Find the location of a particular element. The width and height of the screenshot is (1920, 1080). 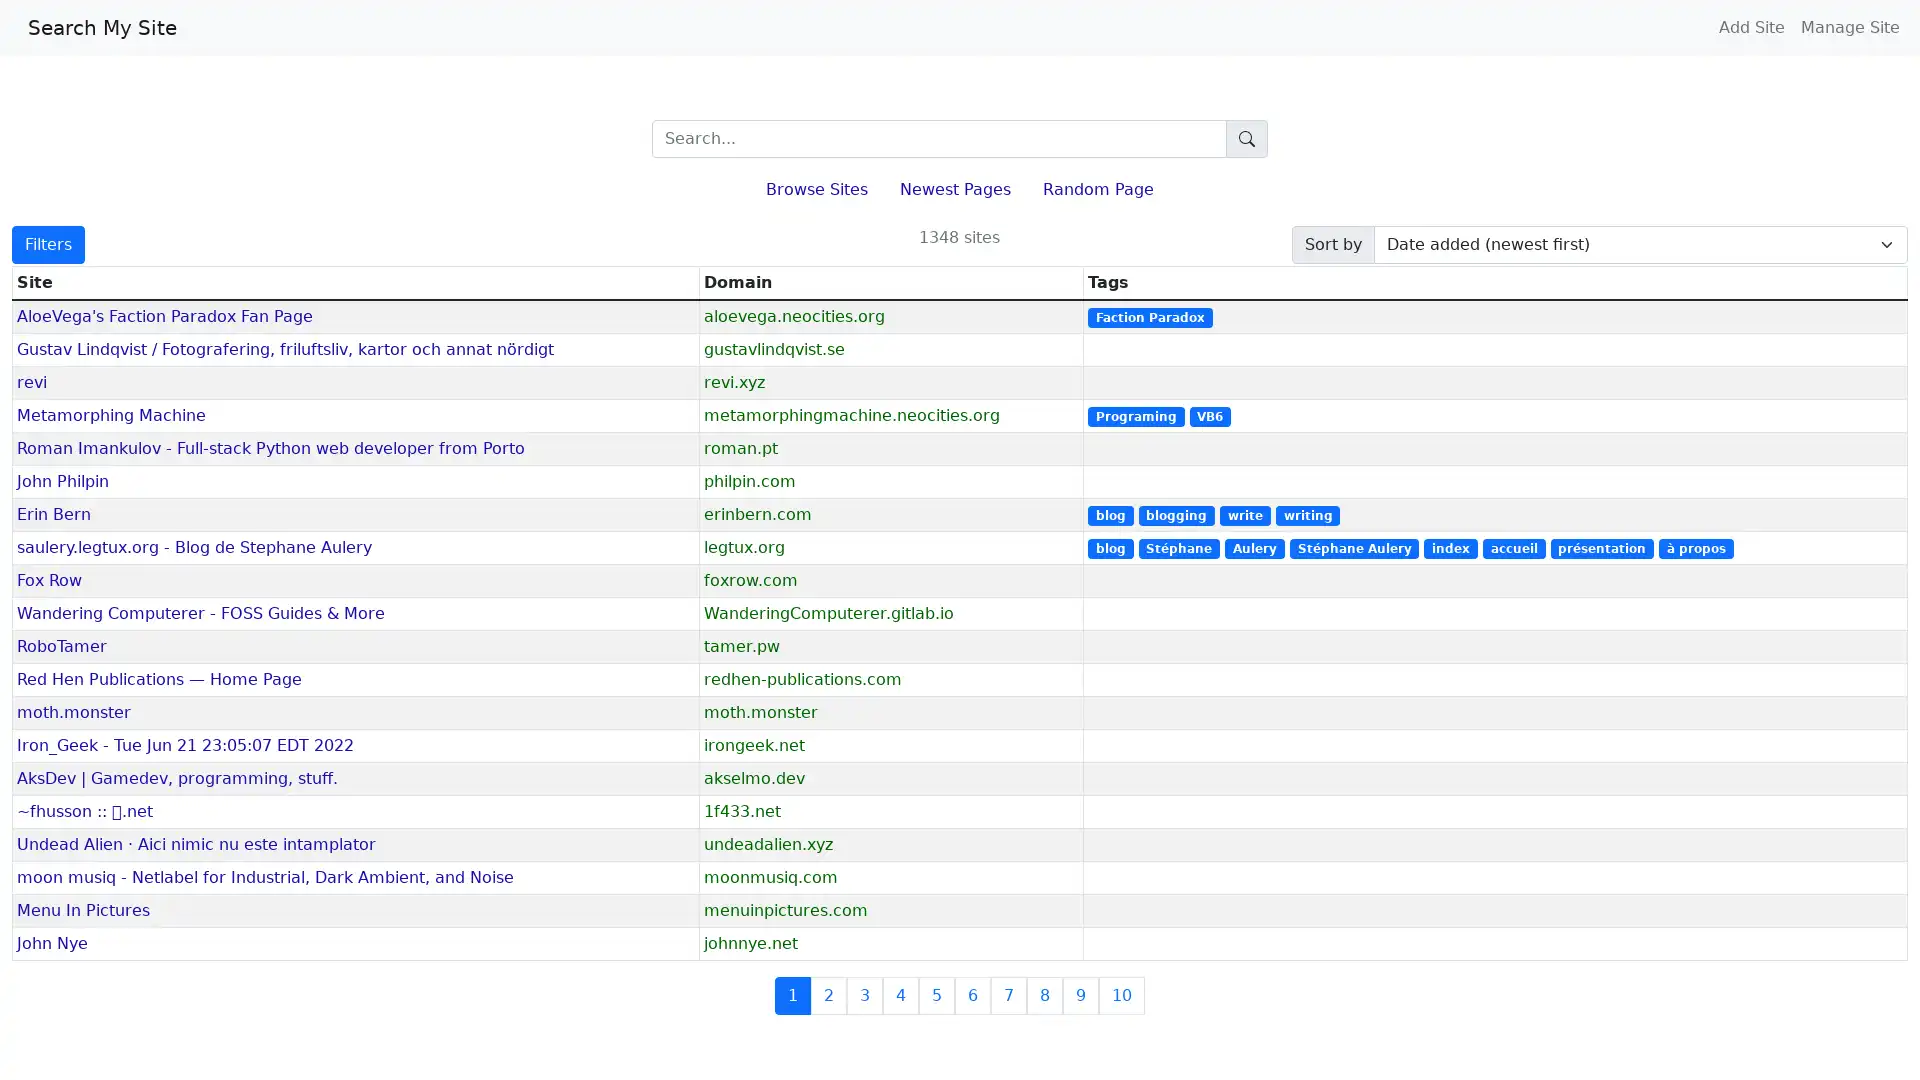

9 is located at coordinates (1079, 995).